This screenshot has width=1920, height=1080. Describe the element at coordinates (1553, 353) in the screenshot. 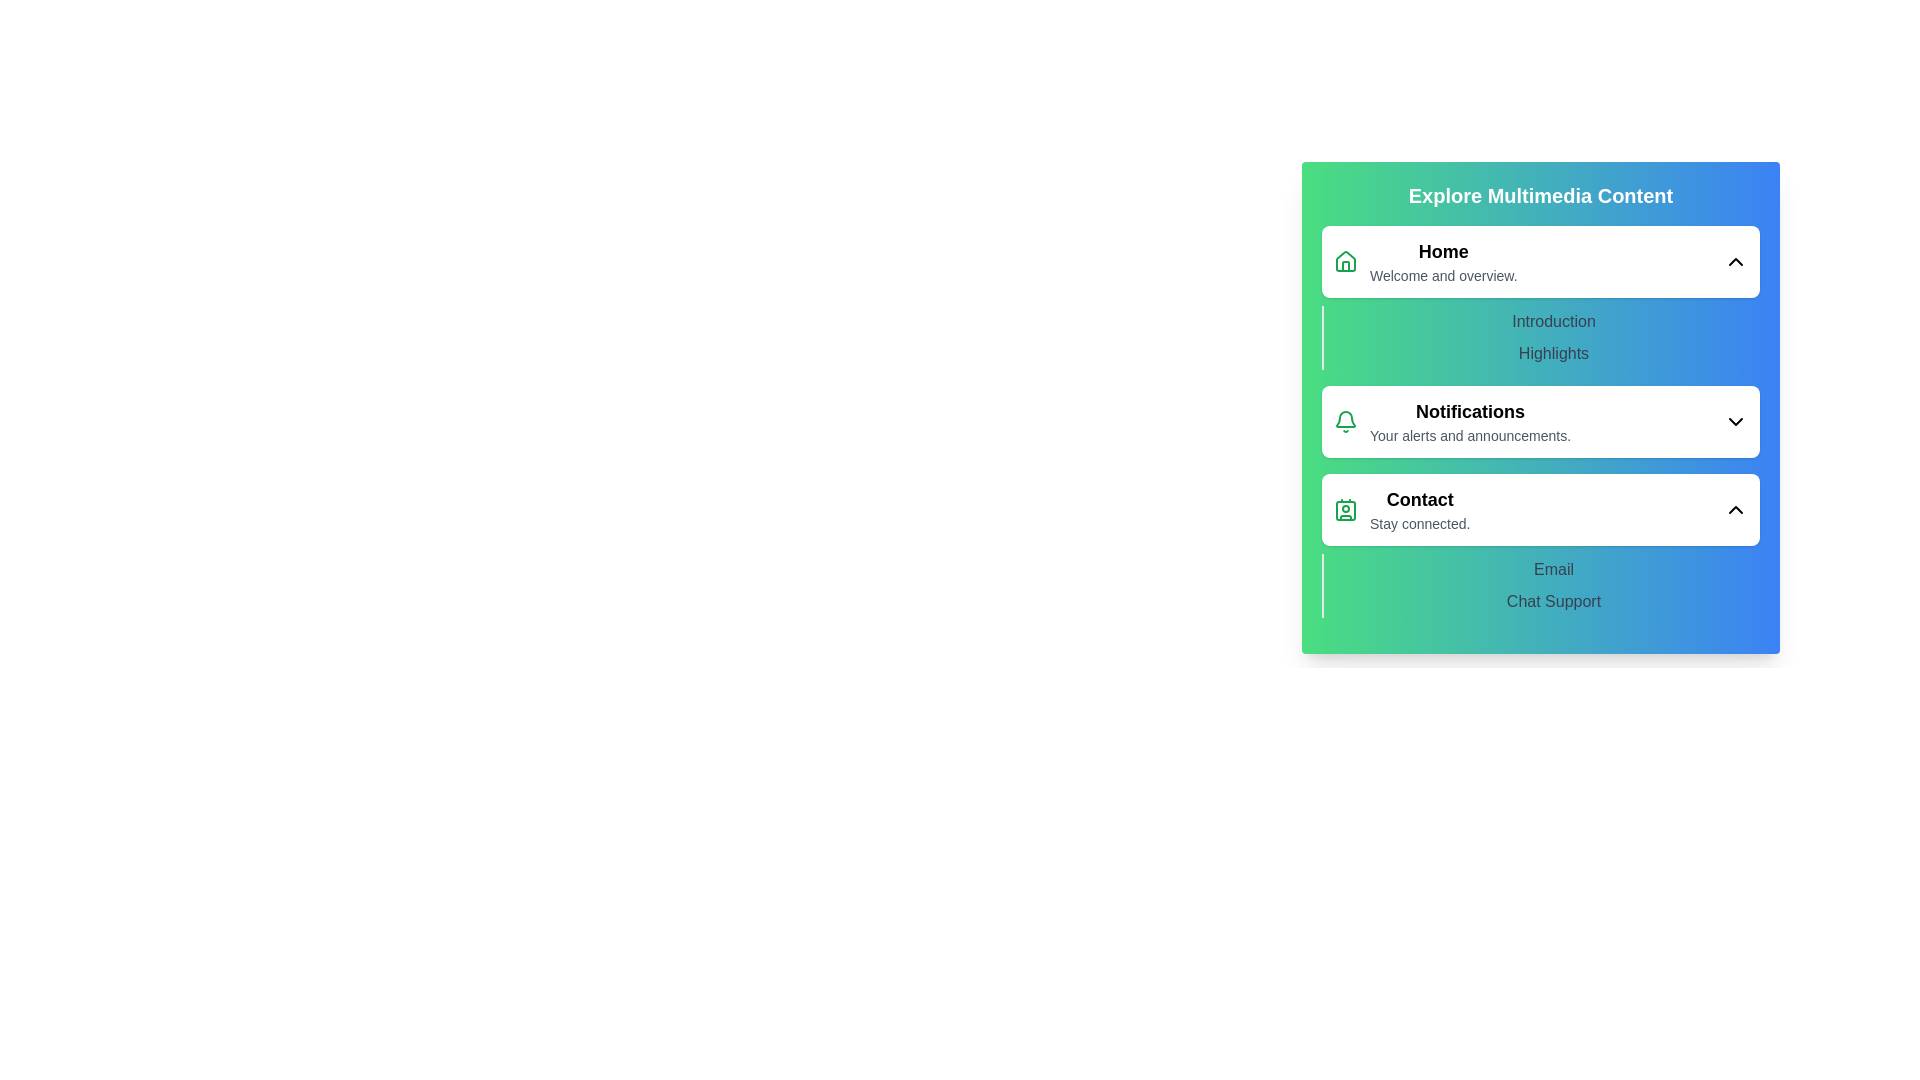

I see `the sub-item Highlights within the expanded menu` at that location.